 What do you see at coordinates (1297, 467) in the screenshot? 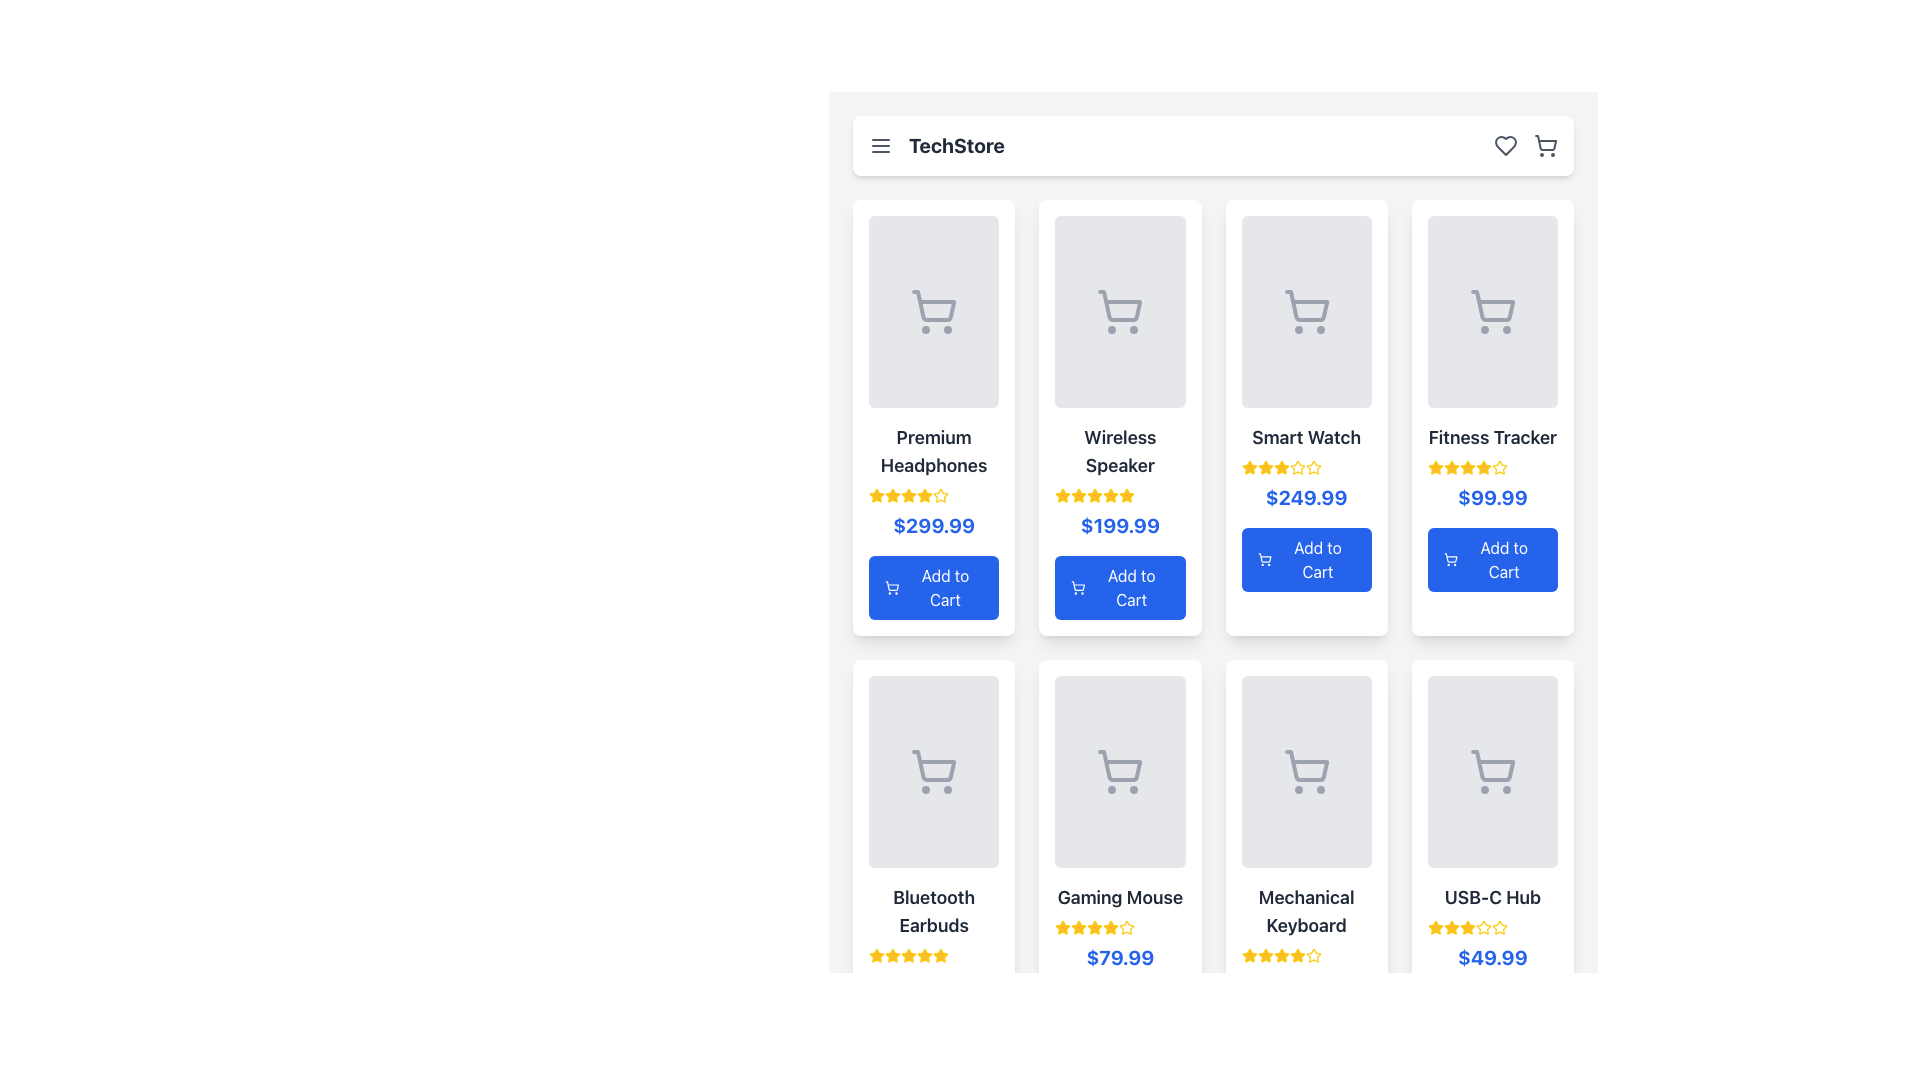
I see `the sixth star icon in the rating system for the 'Smart Watch' product, which is outlined in yellow and styled cleanly and modernly` at bounding box center [1297, 467].